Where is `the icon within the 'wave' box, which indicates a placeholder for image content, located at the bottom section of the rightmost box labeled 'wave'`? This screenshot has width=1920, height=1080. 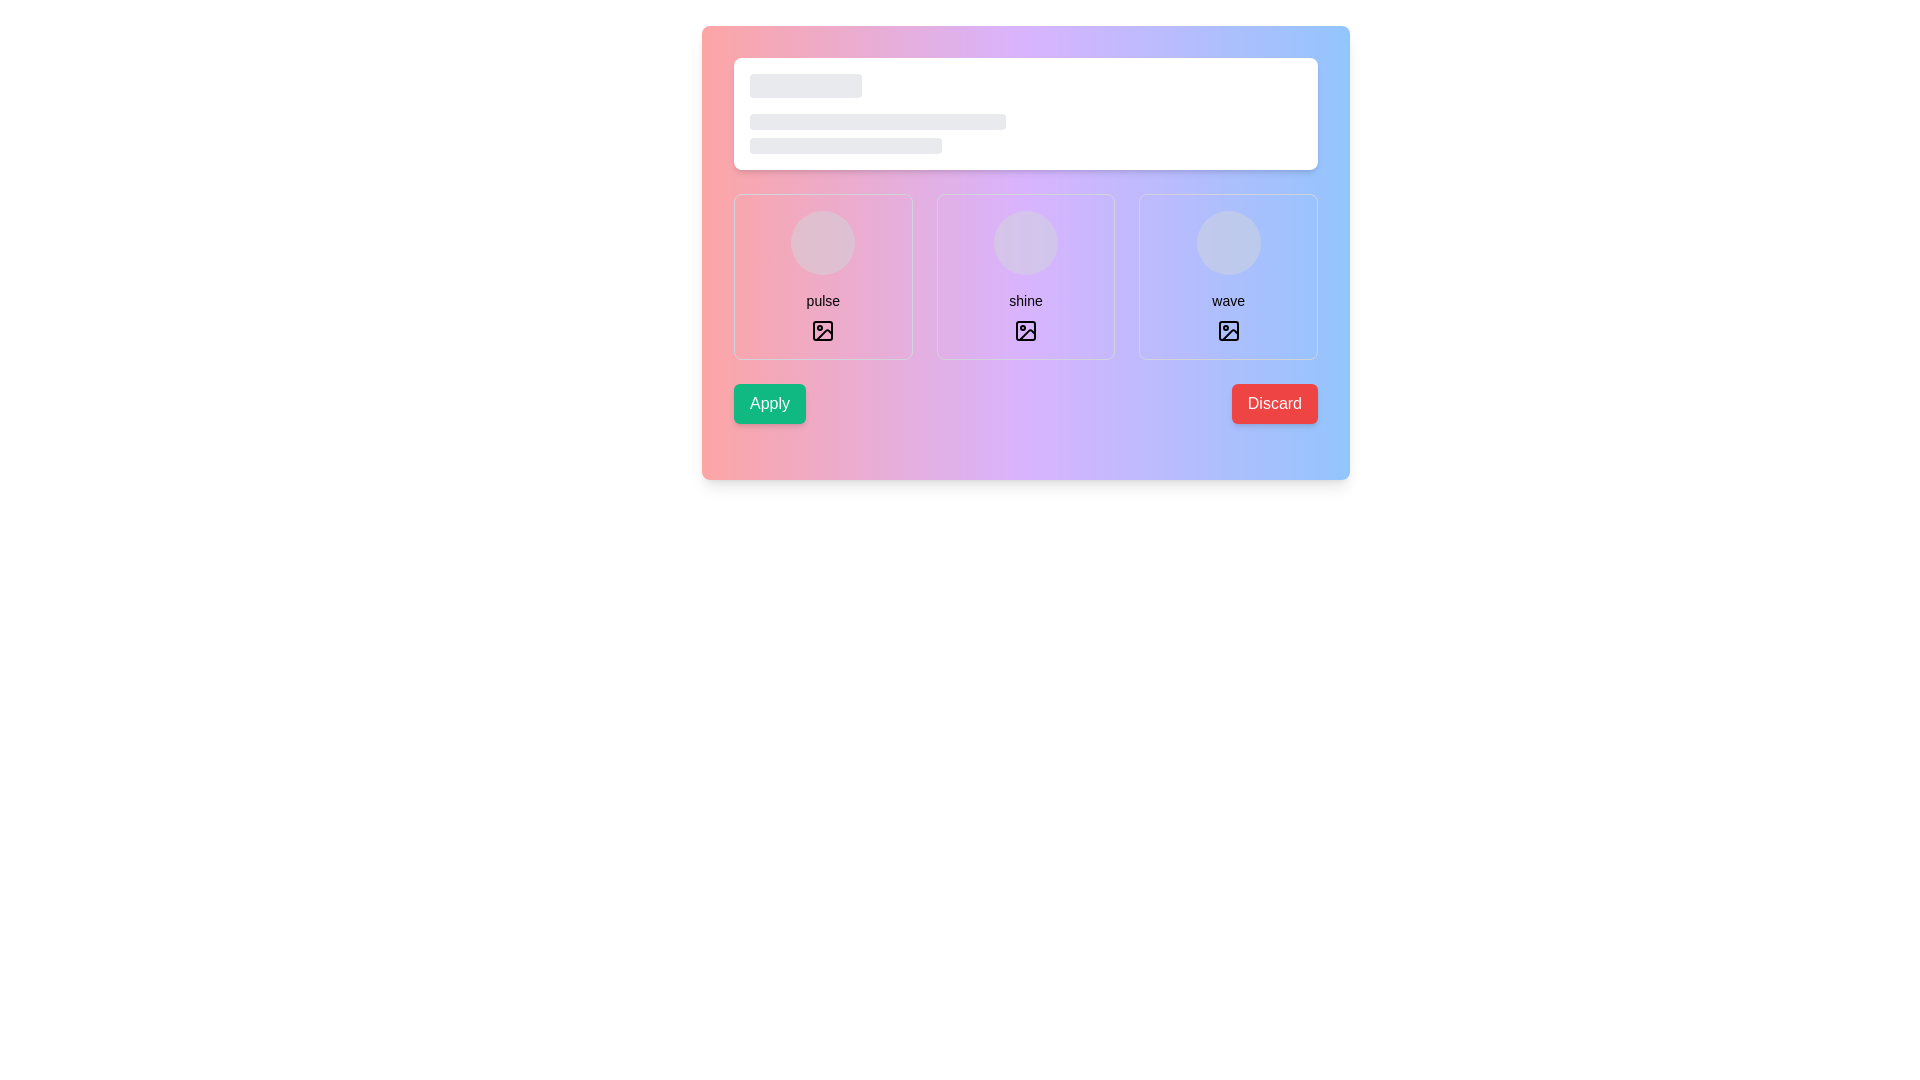
the icon within the 'wave' box, which indicates a placeholder for image content, located at the bottom section of the rightmost box labeled 'wave' is located at coordinates (1227, 330).